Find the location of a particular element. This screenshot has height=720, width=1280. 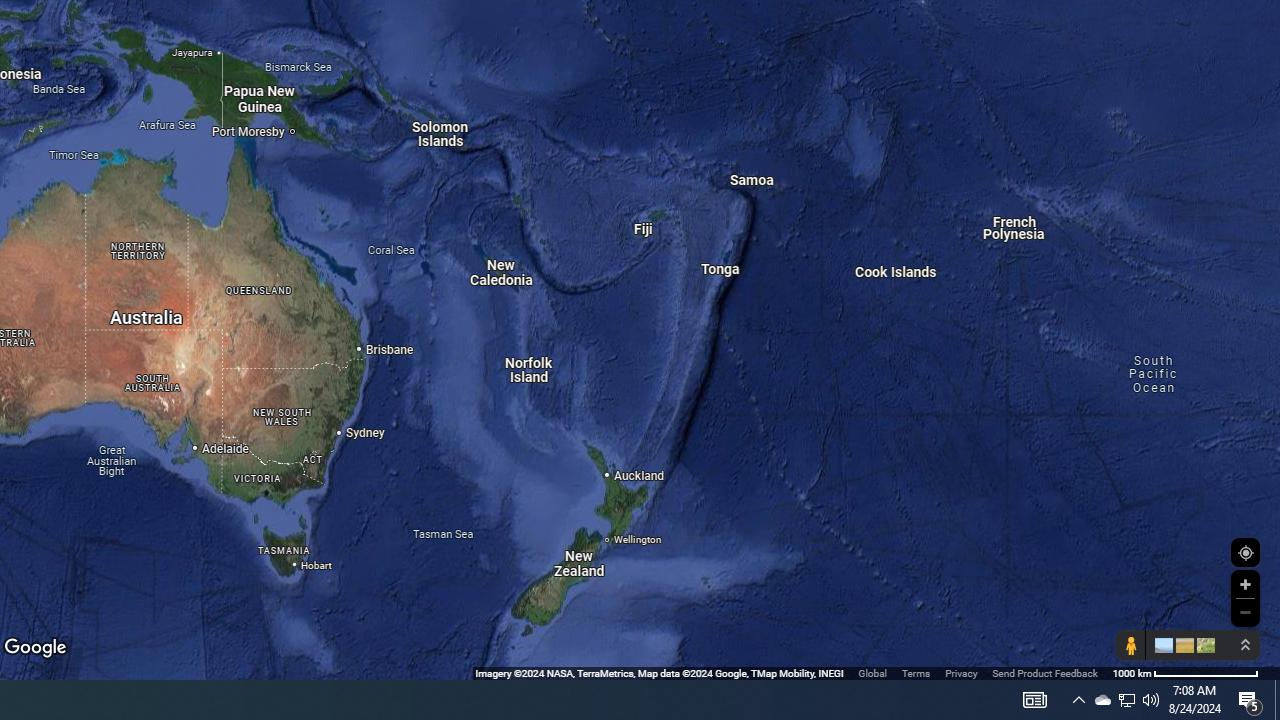

'Send Product Feedback' is located at coordinates (1044, 673).